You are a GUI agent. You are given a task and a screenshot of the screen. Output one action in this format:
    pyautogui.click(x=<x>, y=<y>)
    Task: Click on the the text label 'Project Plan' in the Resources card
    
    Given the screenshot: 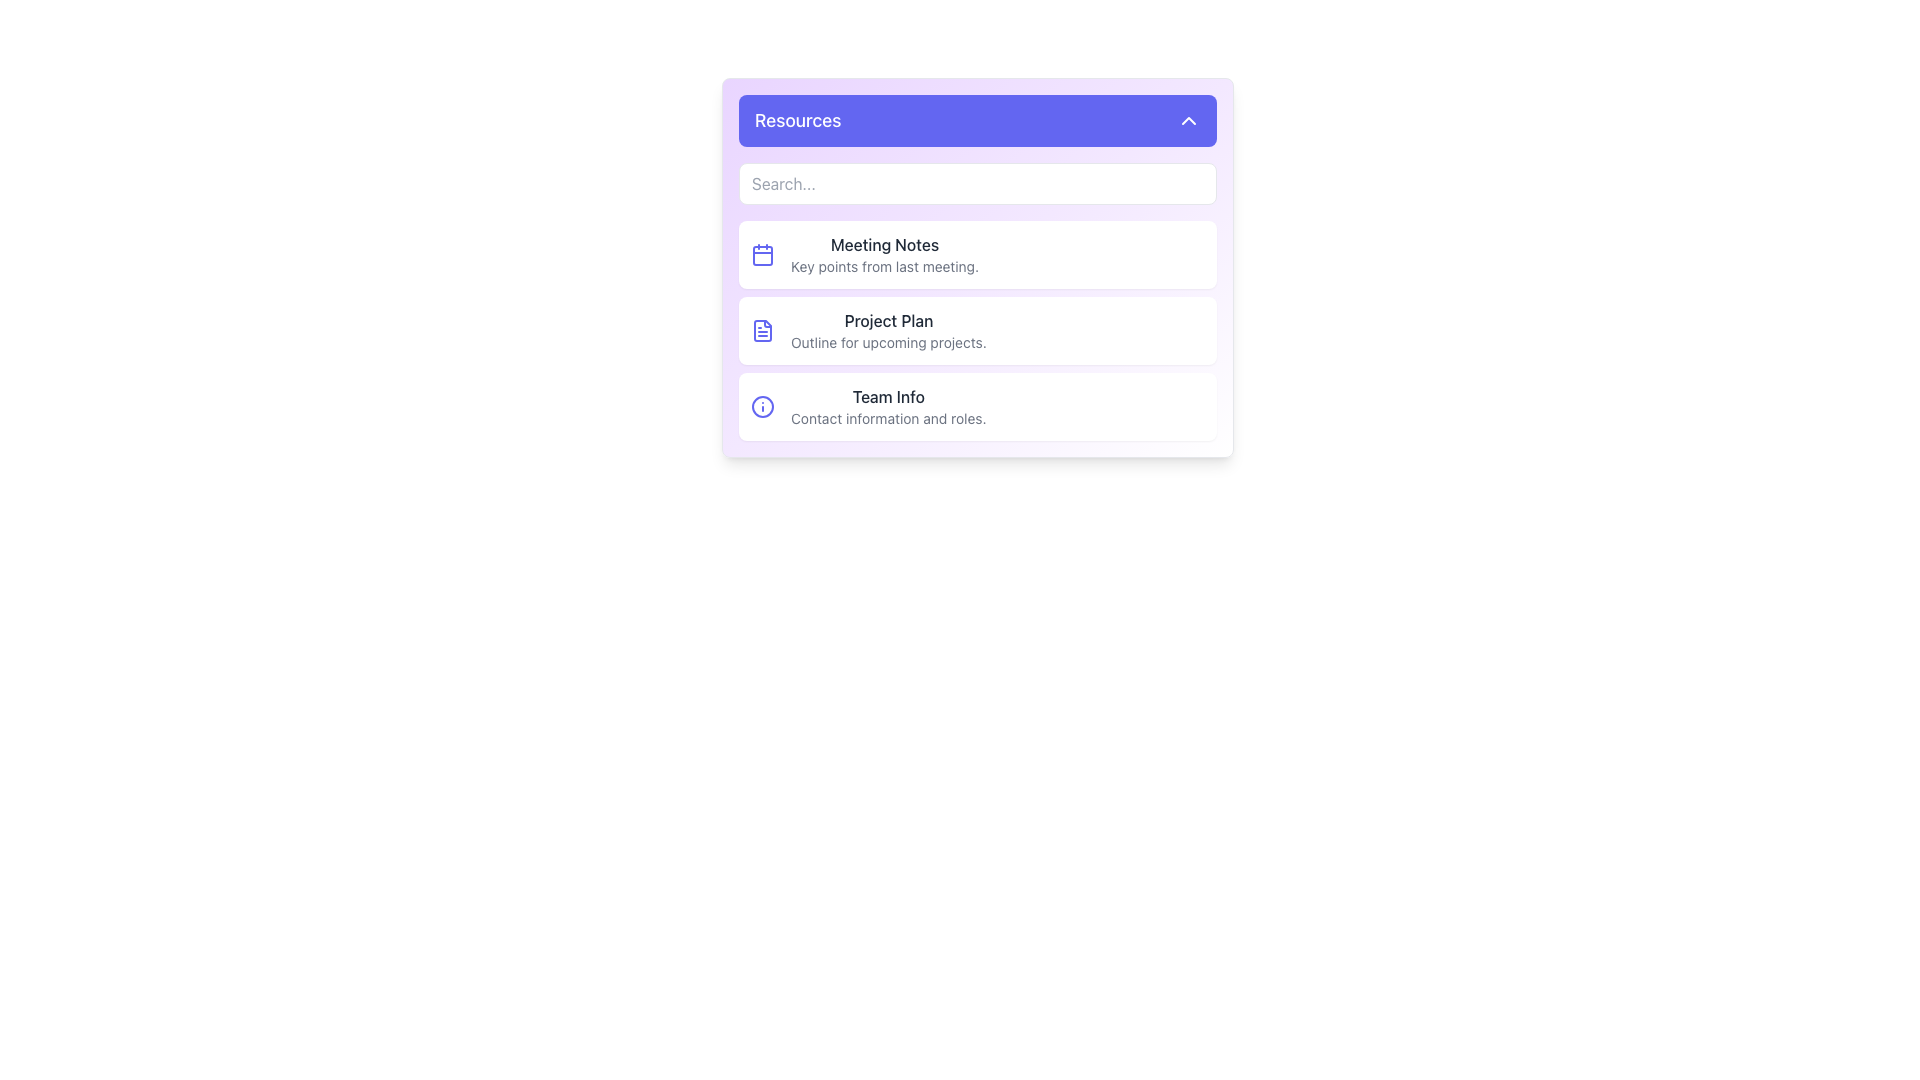 What is the action you would take?
    pyautogui.click(x=887, y=330)
    